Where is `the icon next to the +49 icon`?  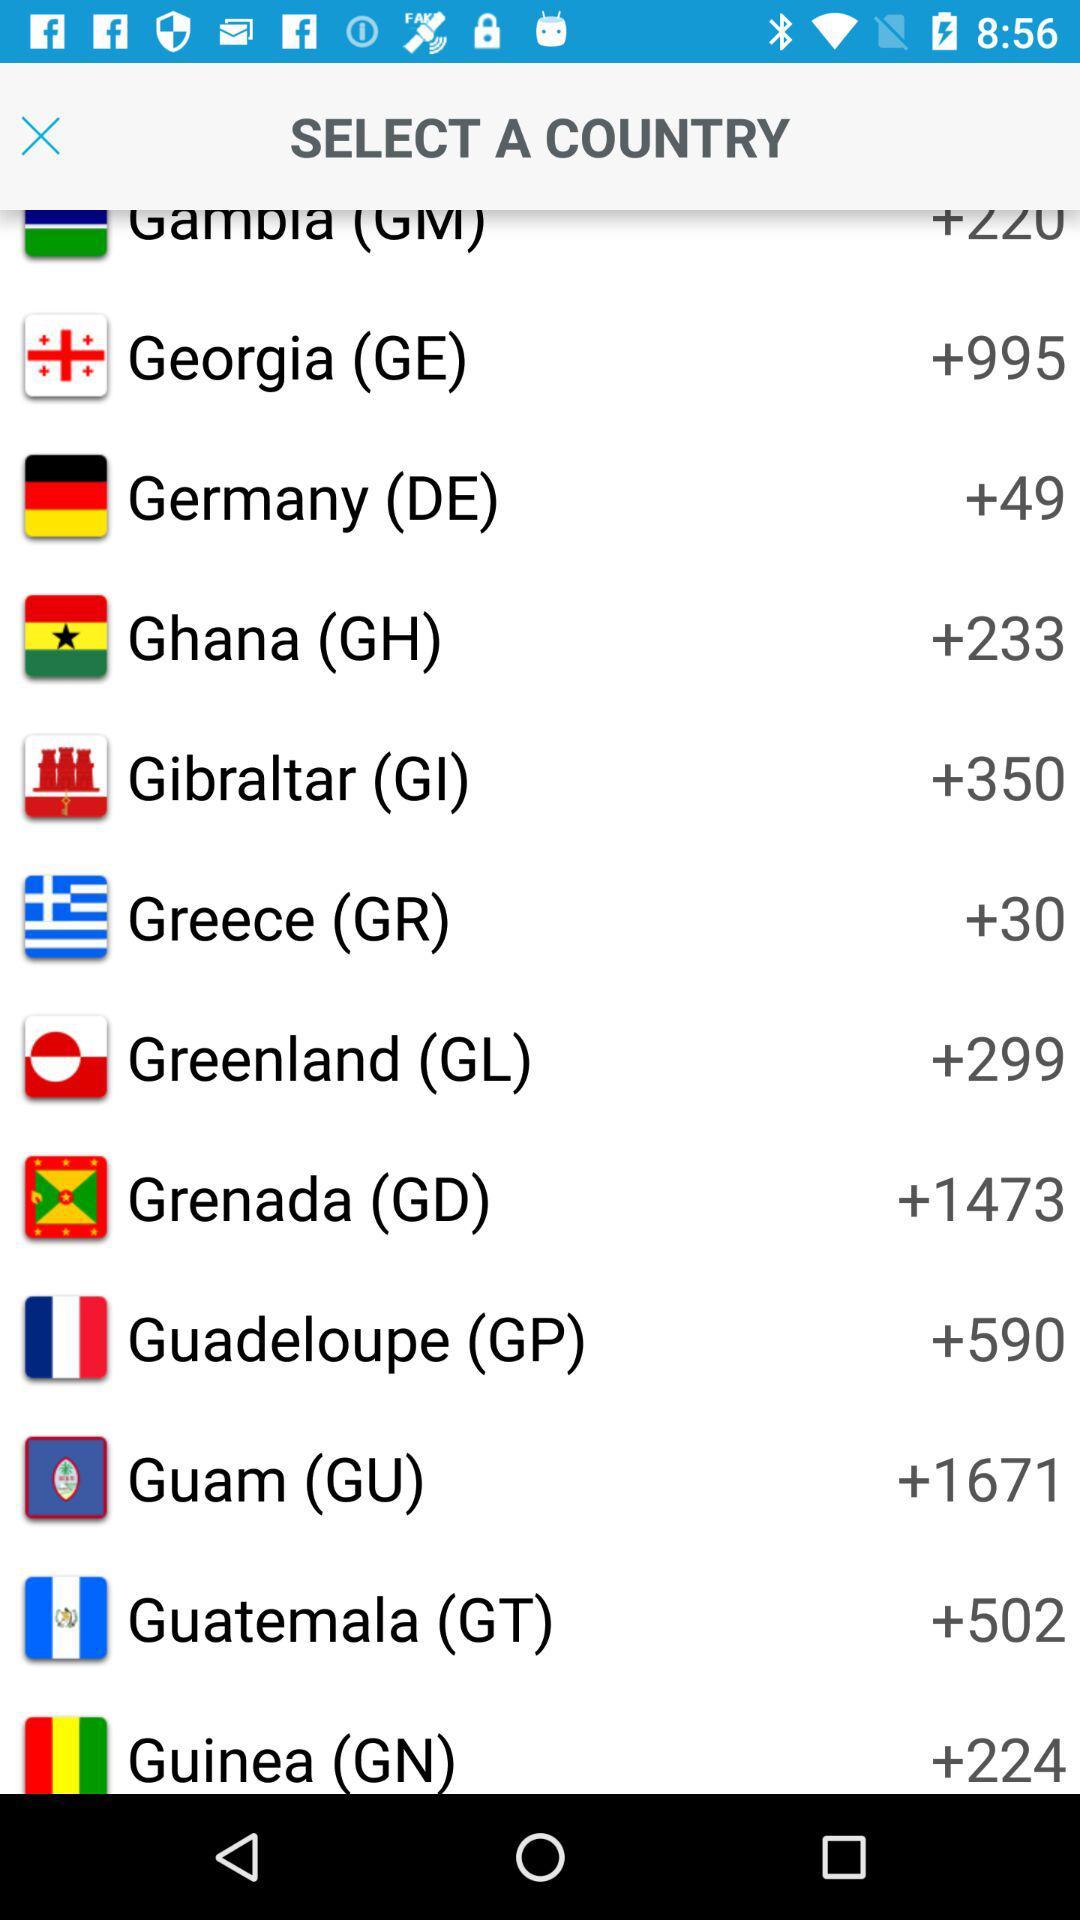
the icon next to the +49 icon is located at coordinates (313, 495).